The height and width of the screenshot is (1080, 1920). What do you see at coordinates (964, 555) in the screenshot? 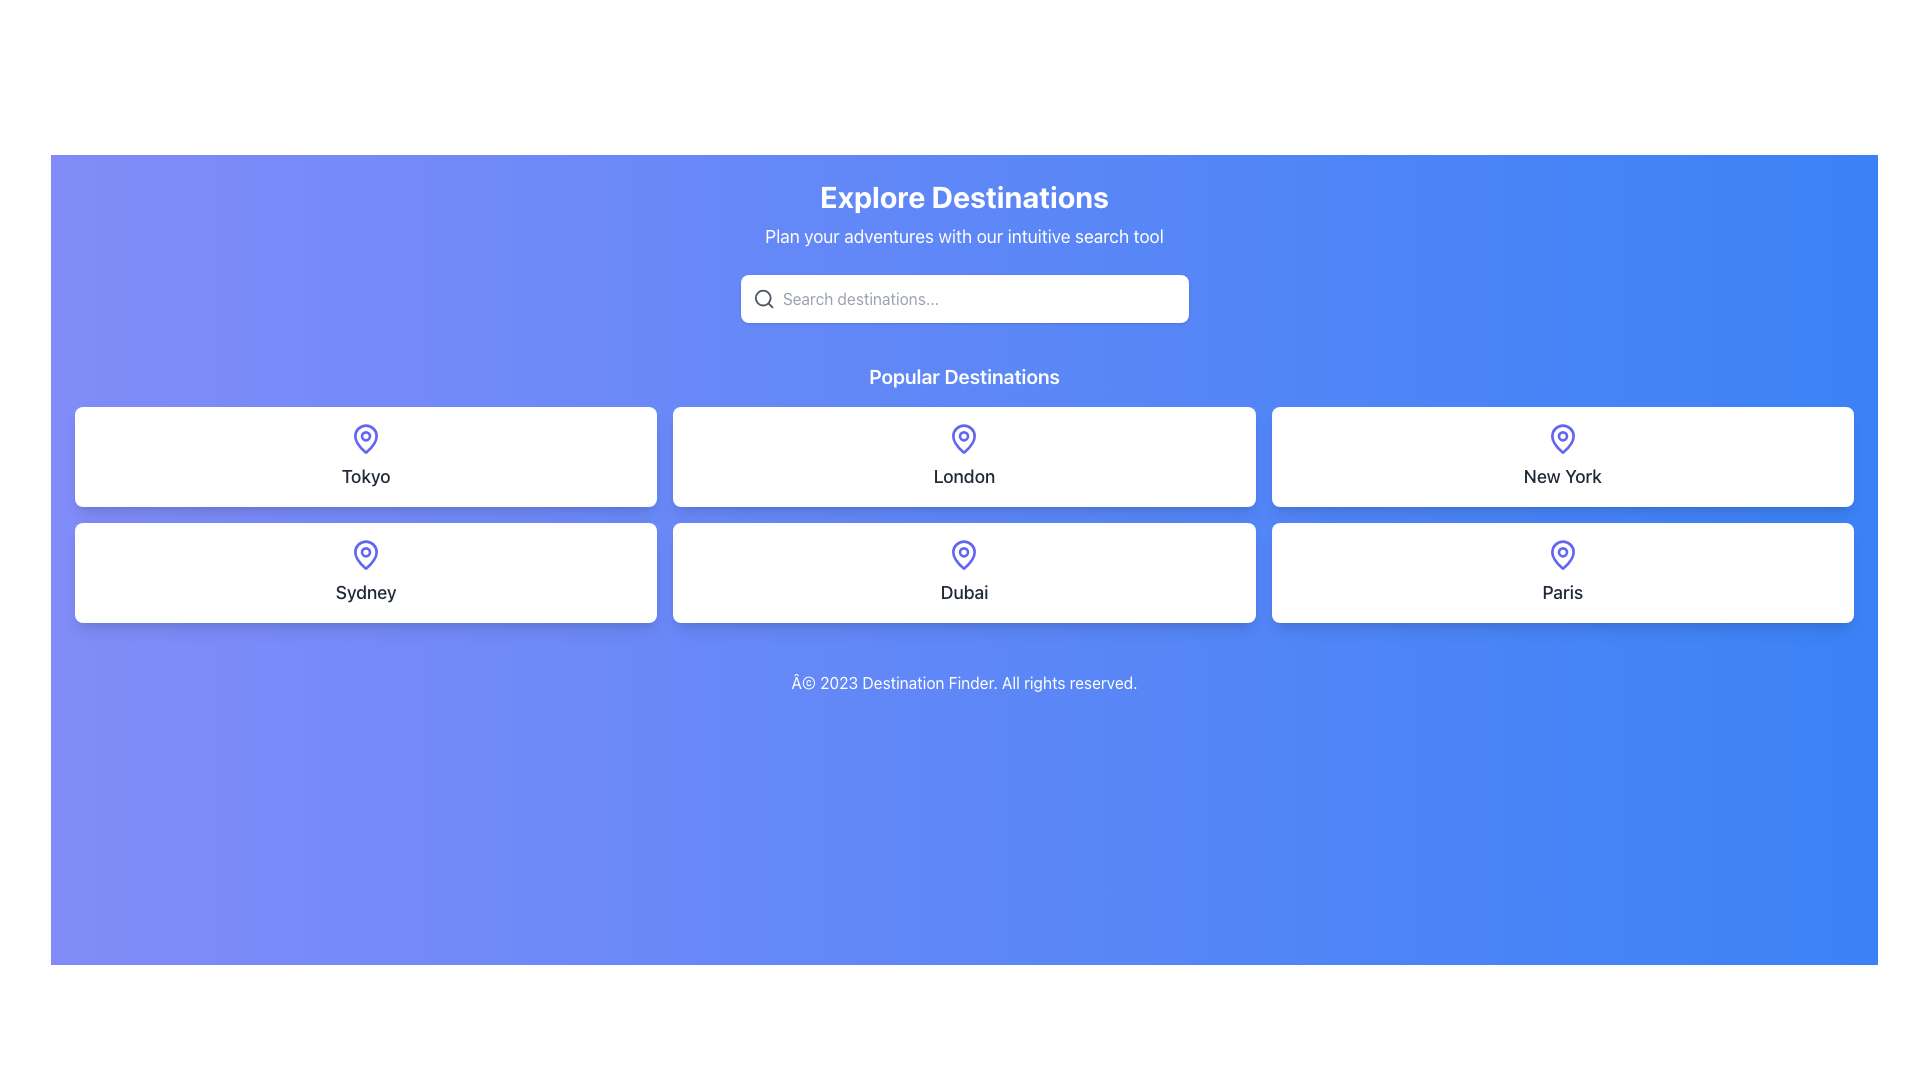
I see `the decorative icon representing the geographic destination located in the second row and second column of the popular destinations section, specifically within the white rectangular card labeled 'Dubai'` at bounding box center [964, 555].